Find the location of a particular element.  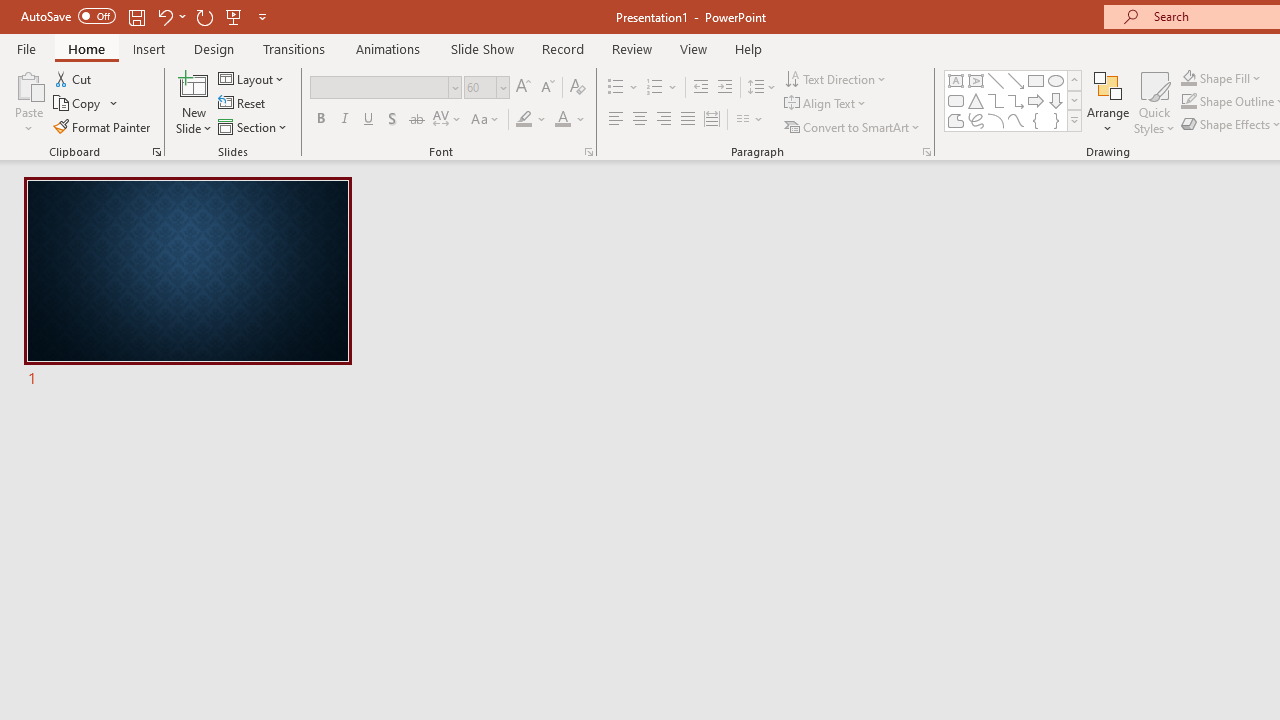

'Freeform: Scribble' is located at coordinates (976, 120).